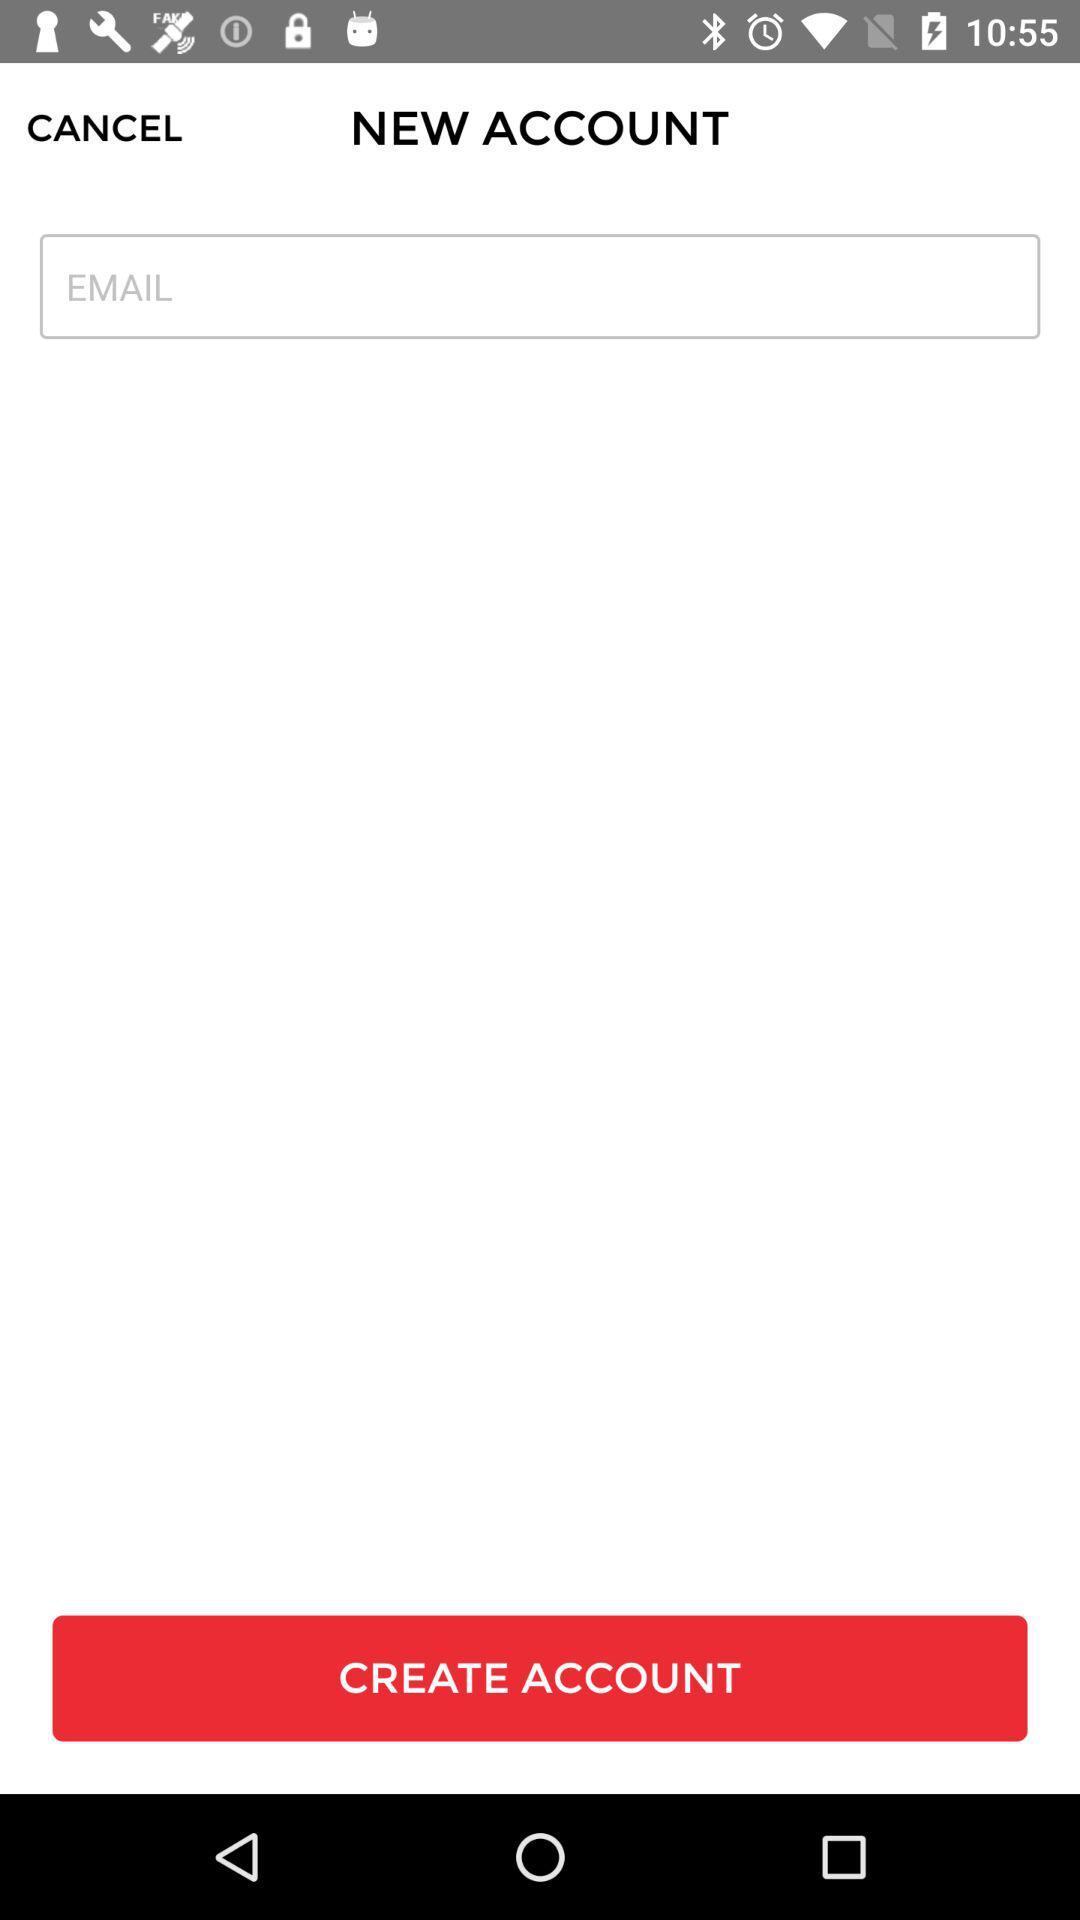  What do you see at coordinates (104, 127) in the screenshot?
I see `icon at the top left corner` at bounding box center [104, 127].